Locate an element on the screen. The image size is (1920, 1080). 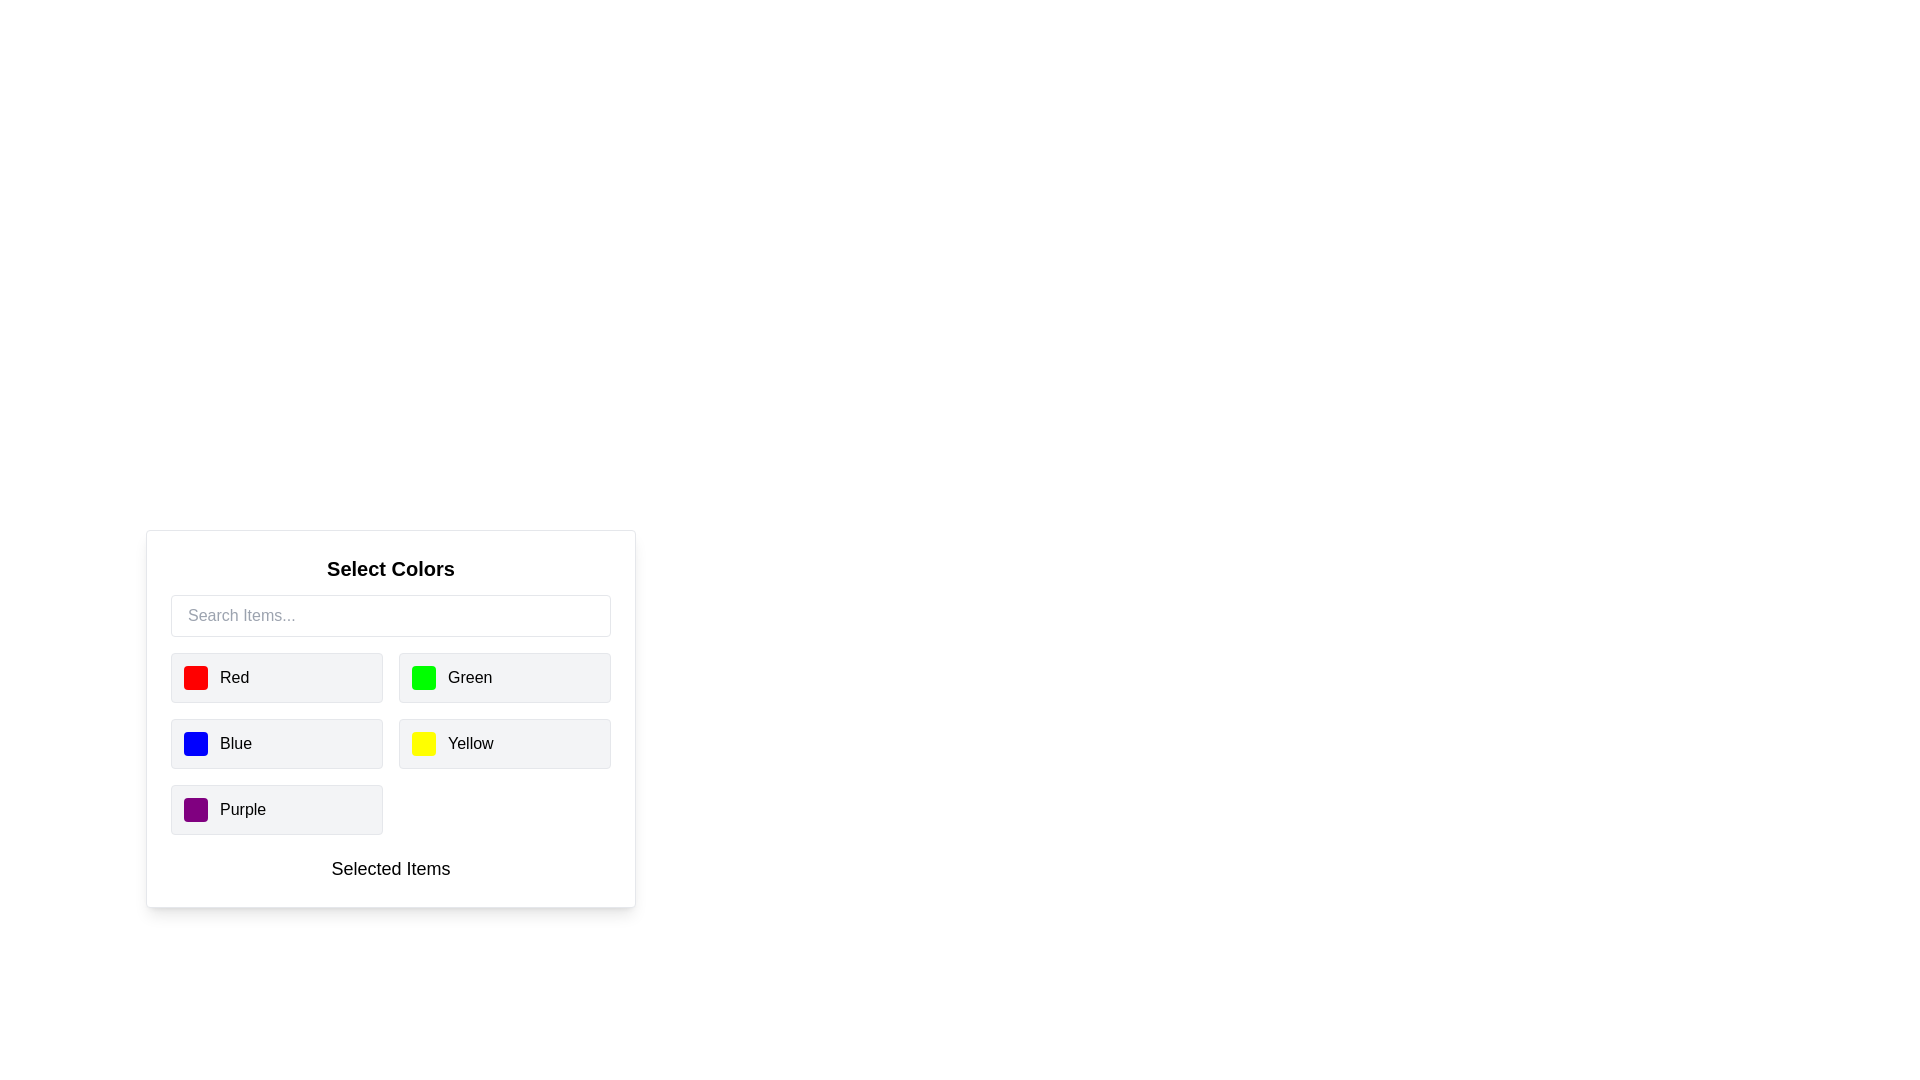
the yellow color option from the color swatch located in the grid layout of the 'Select Colors' panel is located at coordinates (422, 744).